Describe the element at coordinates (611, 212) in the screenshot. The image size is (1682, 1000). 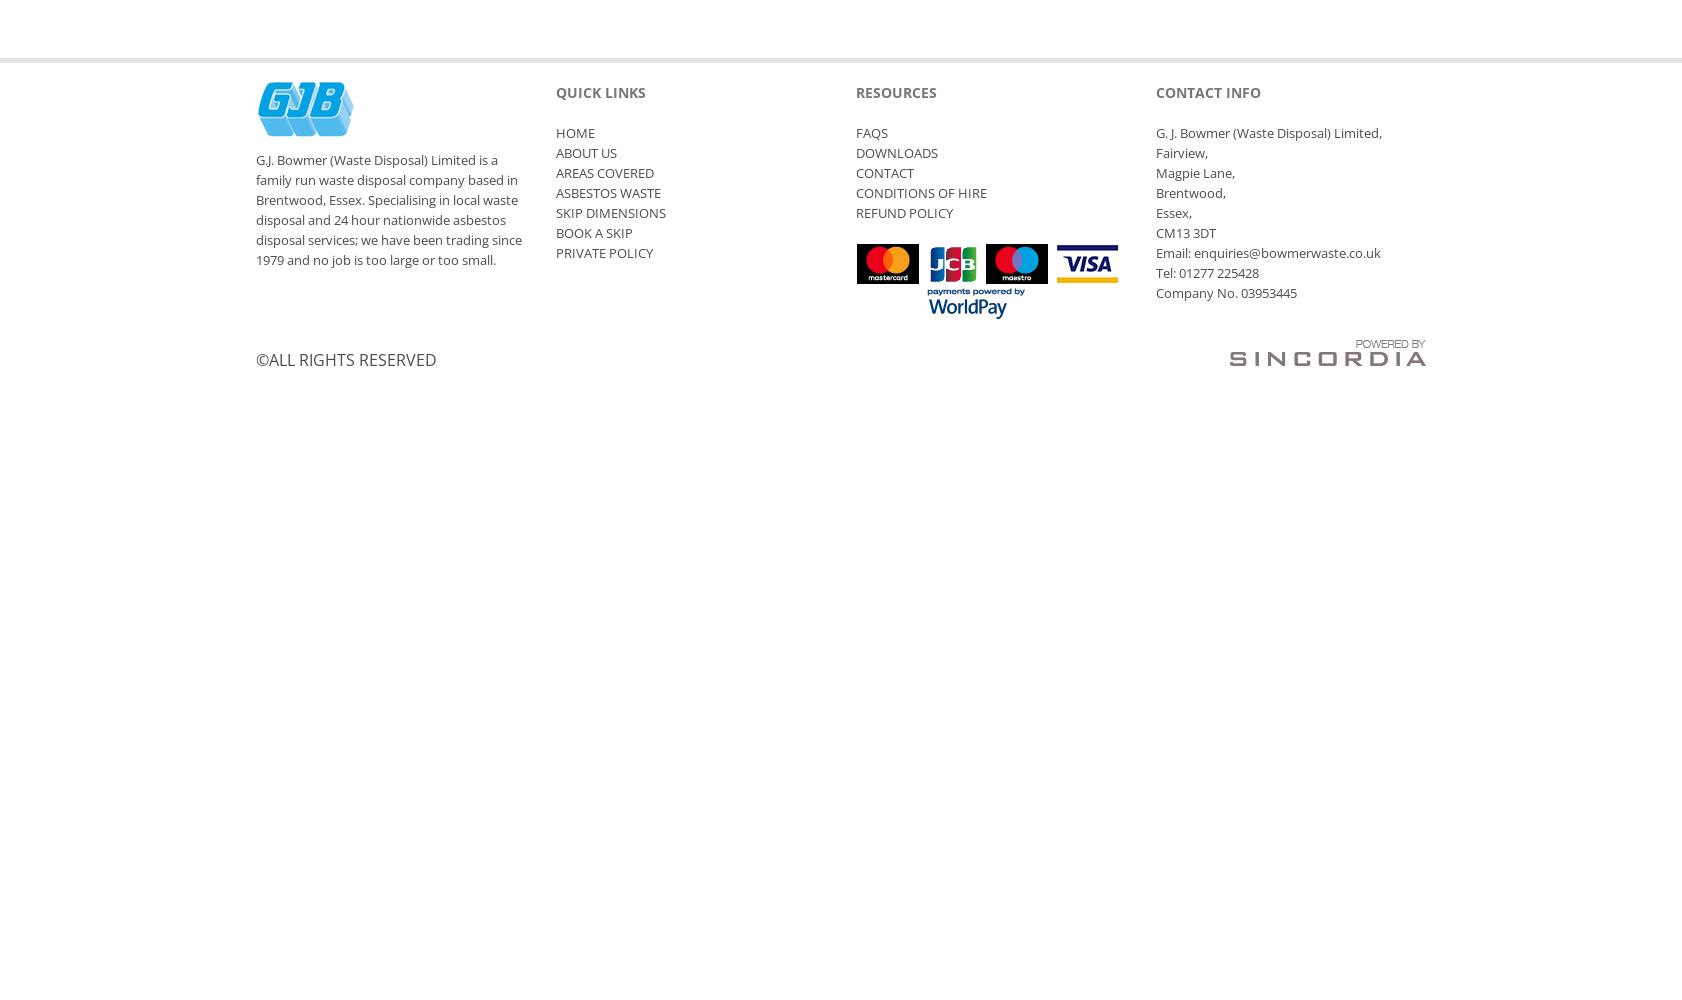
I see `'SKIP DIMENSIONS'` at that location.